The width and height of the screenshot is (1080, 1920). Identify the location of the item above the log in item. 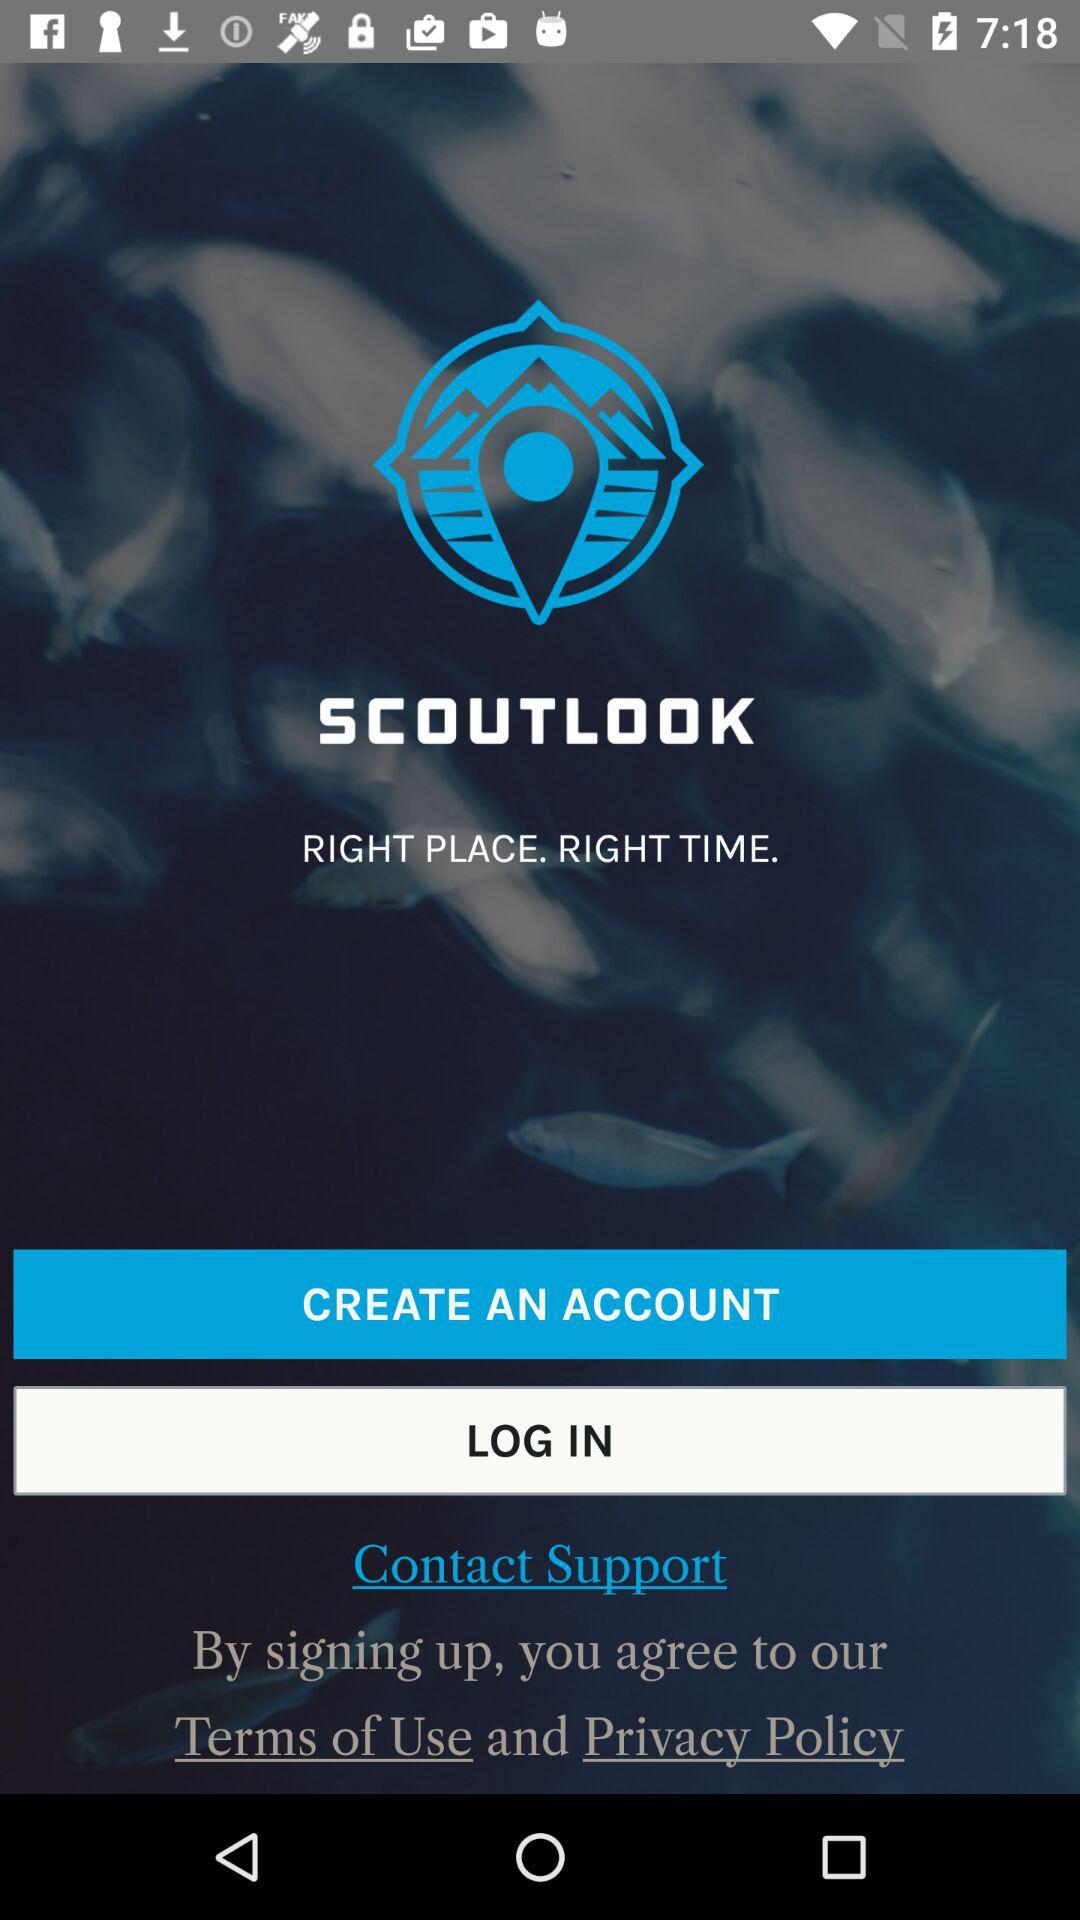
(540, 1304).